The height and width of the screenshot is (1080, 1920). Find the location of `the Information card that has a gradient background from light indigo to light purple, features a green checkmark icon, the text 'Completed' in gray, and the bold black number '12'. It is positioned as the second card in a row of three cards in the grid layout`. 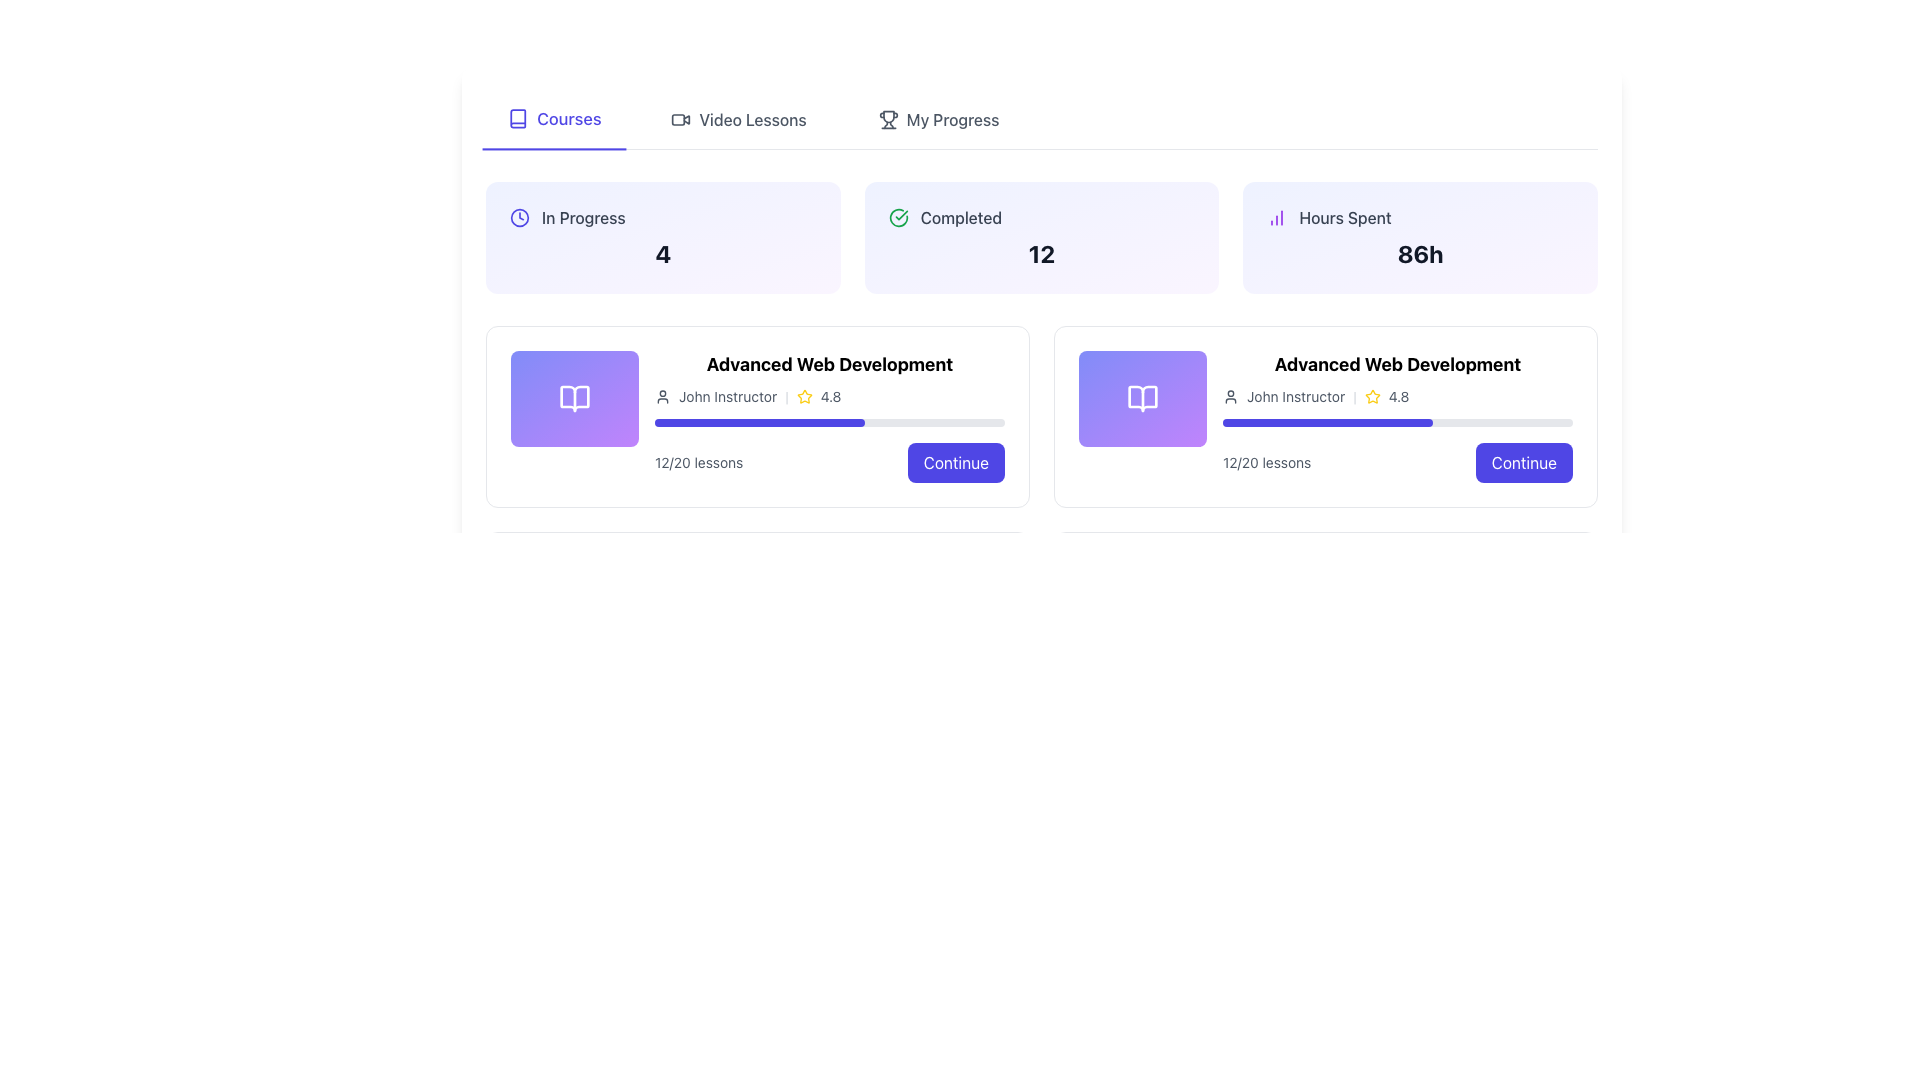

the Information card that has a gradient background from light indigo to light purple, features a green checkmark icon, the text 'Completed' in gray, and the bold black number '12'. It is positioned as the second card in a row of three cards in the grid layout is located at coordinates (1040, 237).